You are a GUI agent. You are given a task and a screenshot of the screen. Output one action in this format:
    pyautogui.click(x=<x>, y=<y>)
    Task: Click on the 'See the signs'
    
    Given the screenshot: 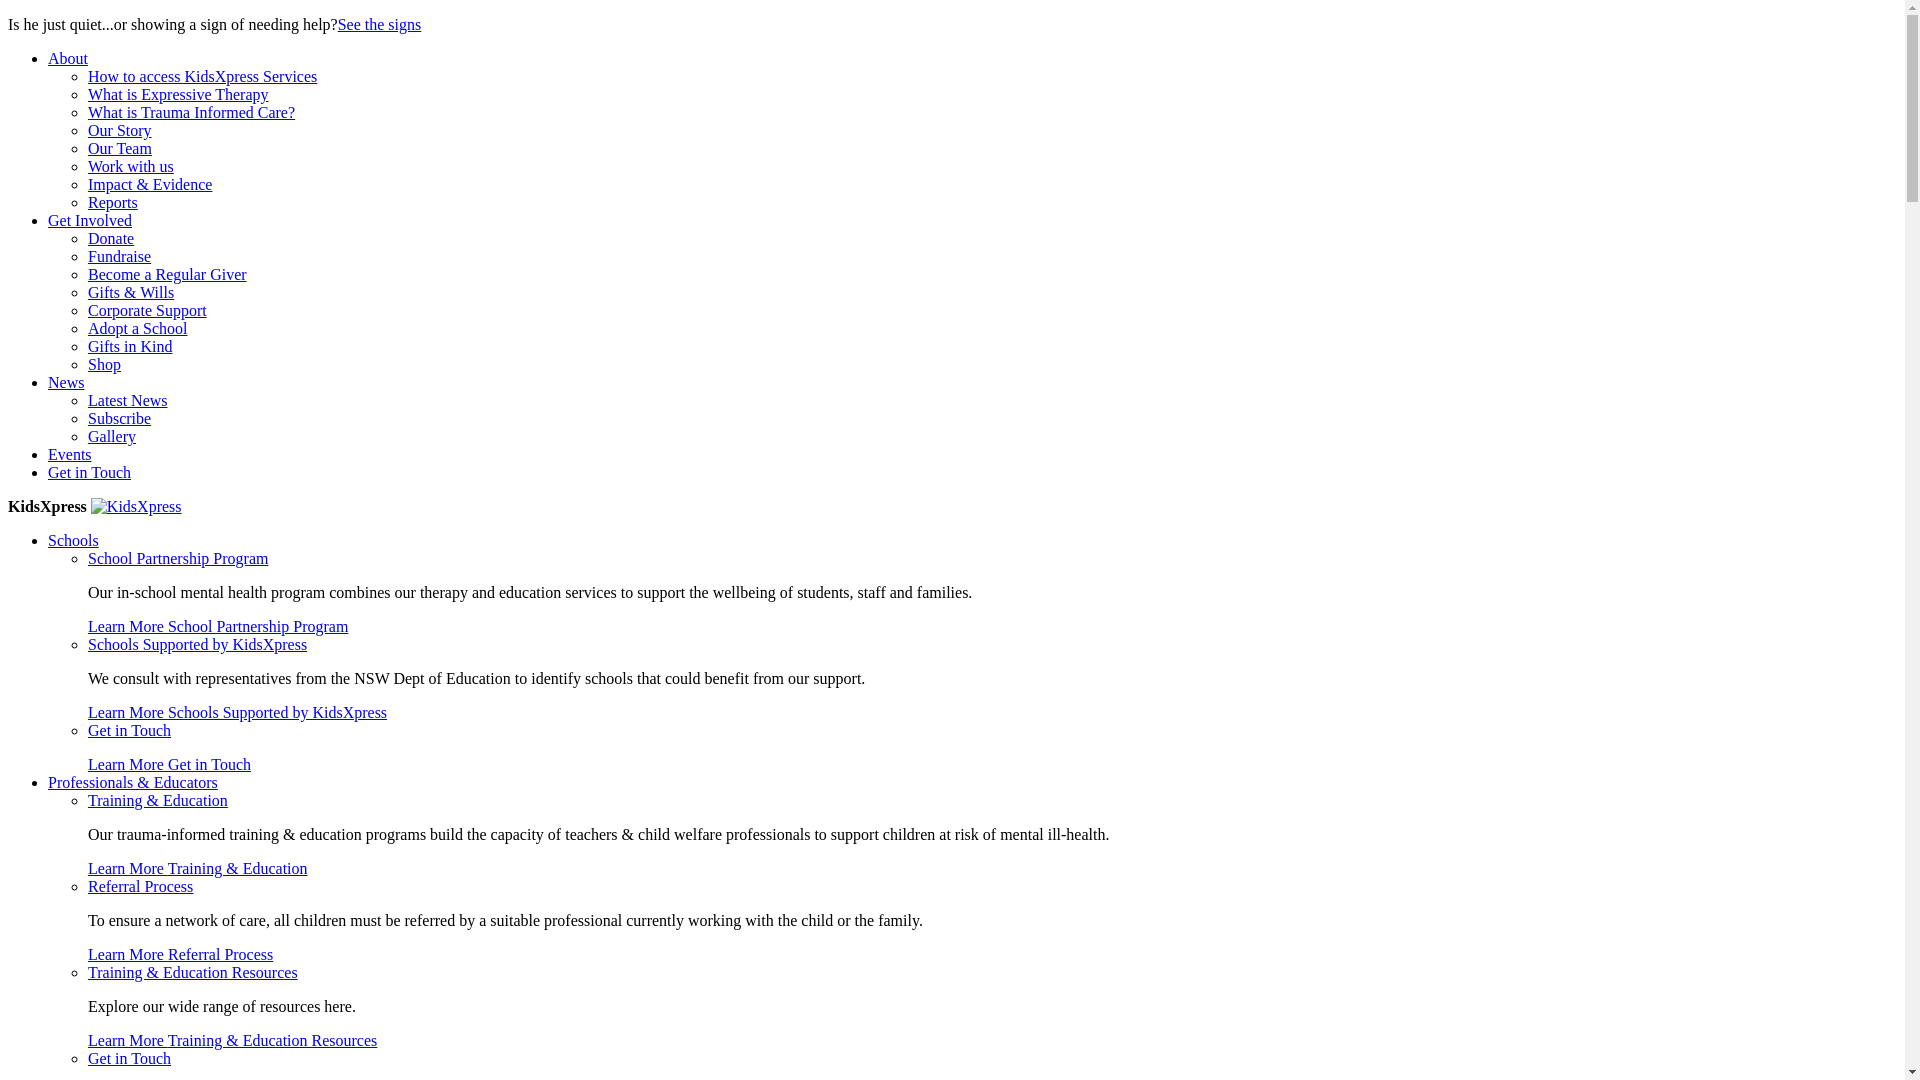 What is the action you would take?
    pyautogui.click(x=379, y=24)
    